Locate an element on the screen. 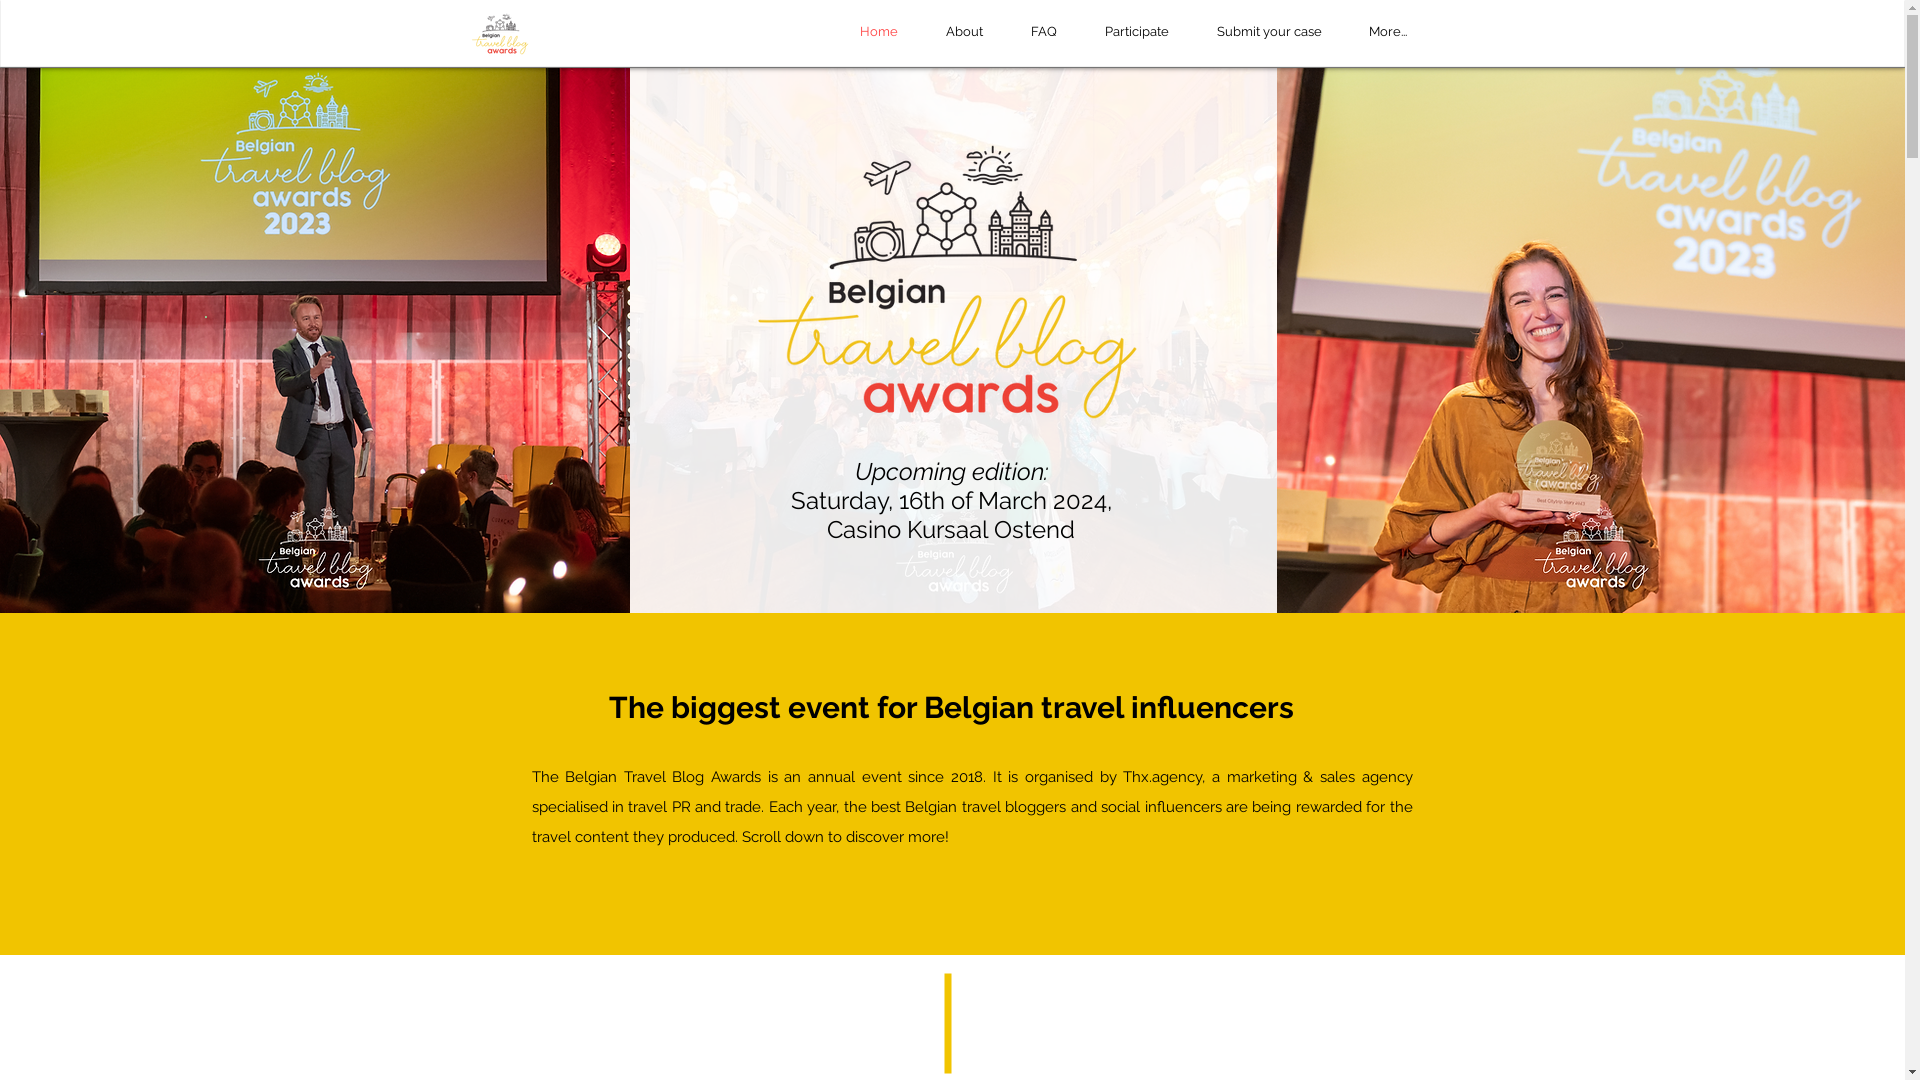 The height and width of the screenshot is (1080, 1920). 'Home' is located at coordinates (878, 31).